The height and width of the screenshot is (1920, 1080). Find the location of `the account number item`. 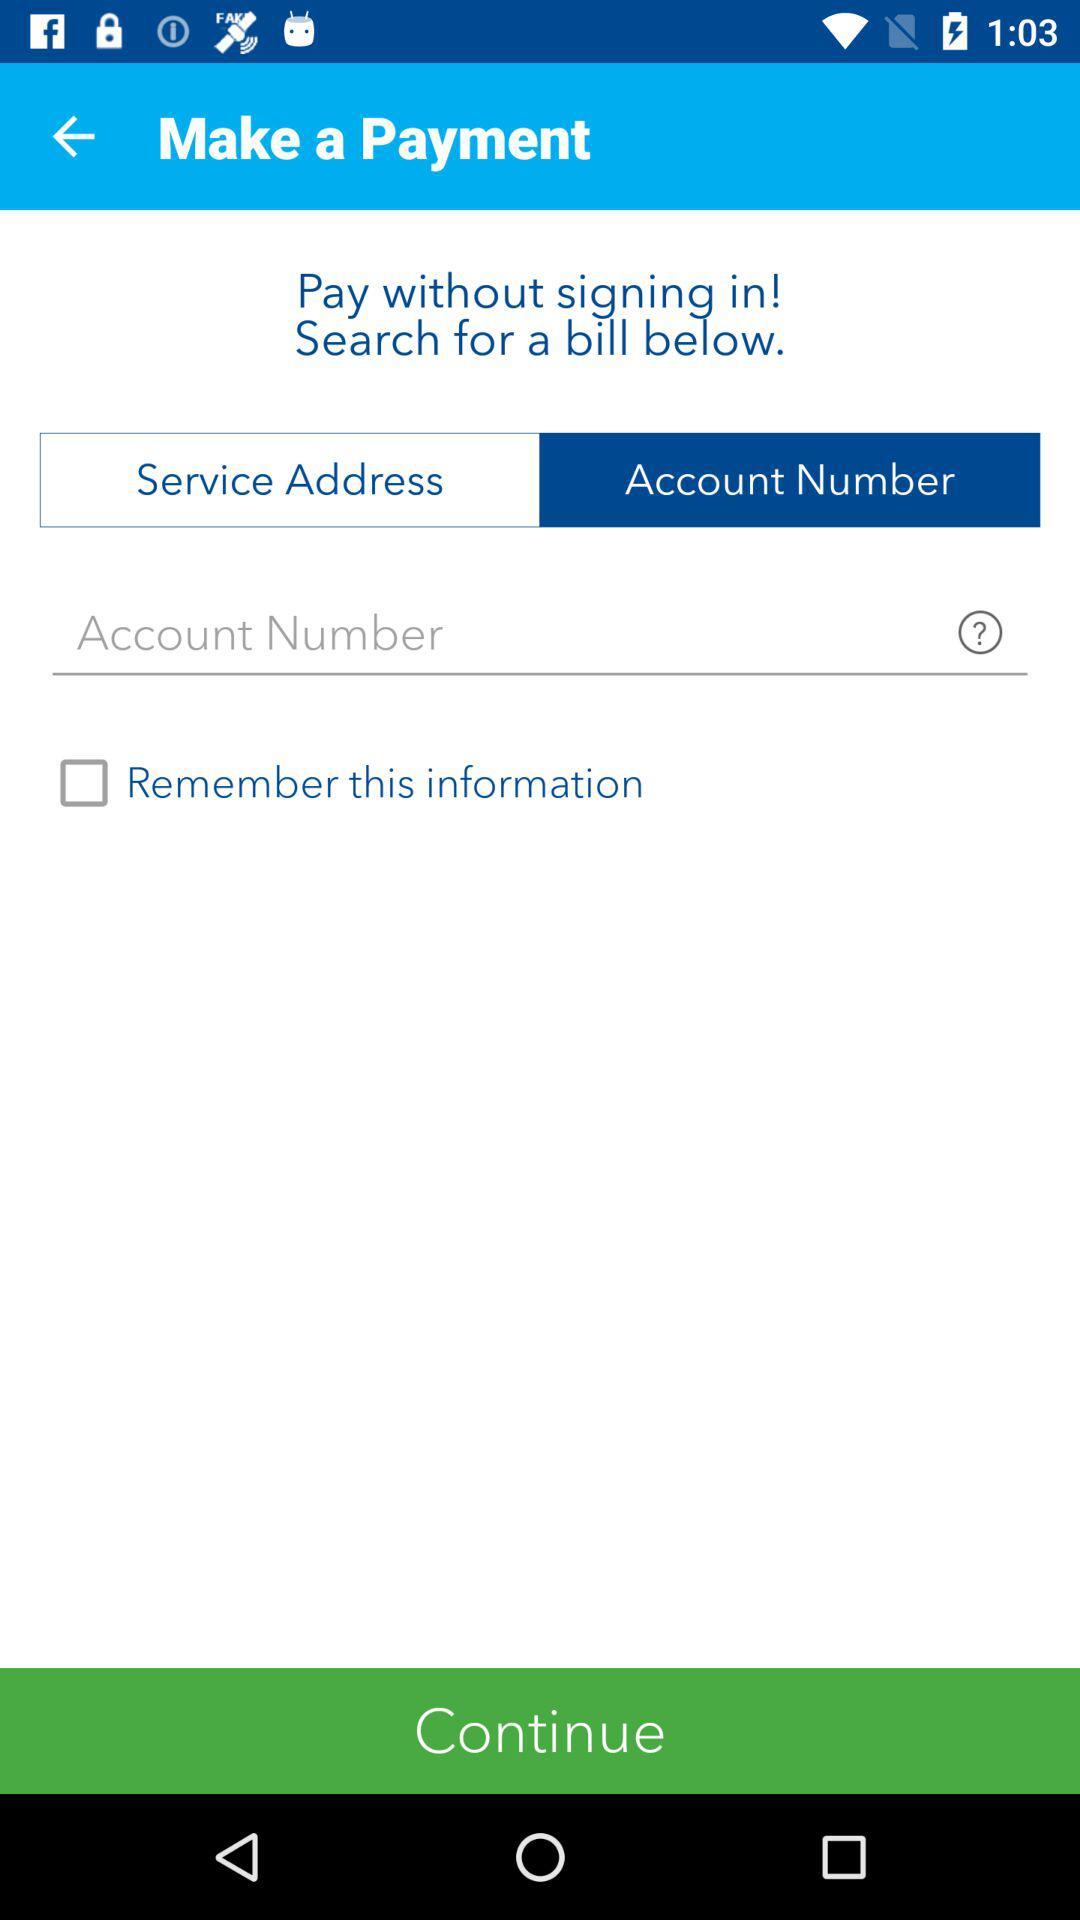

the account number item is located at coordinates (789, 480).